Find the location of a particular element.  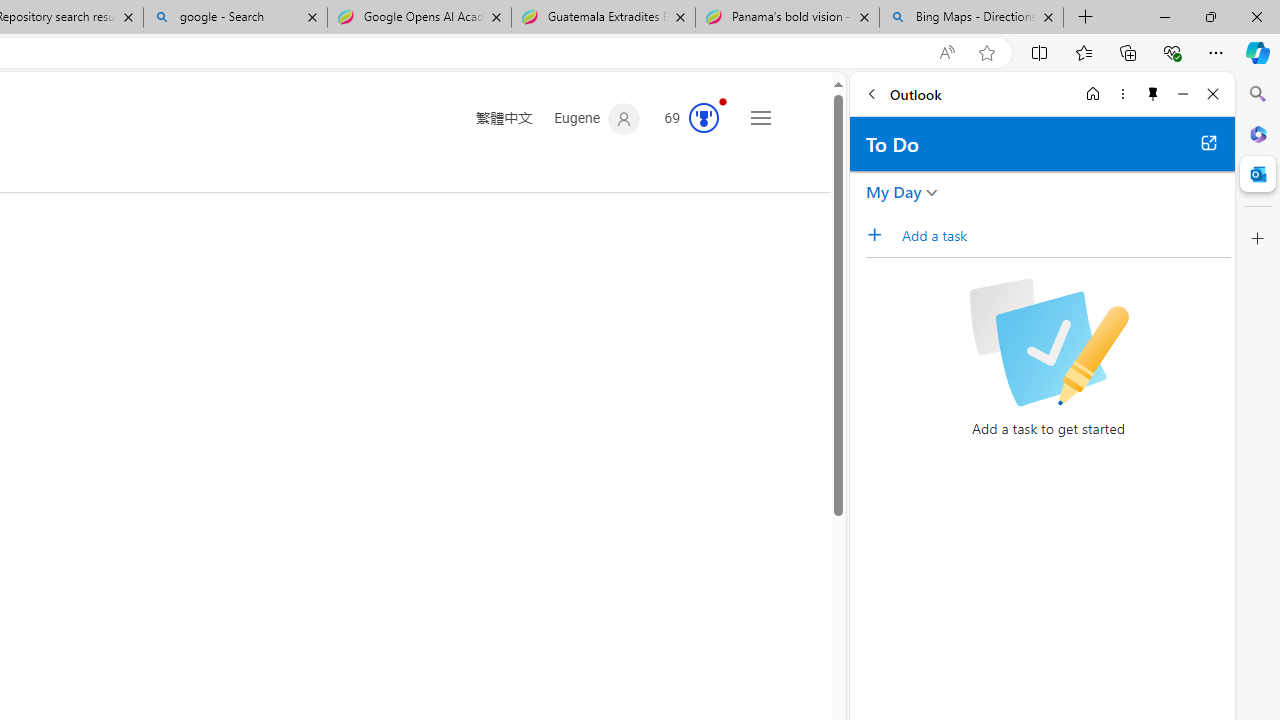

'Animation' is located at coordinates (722, 101).